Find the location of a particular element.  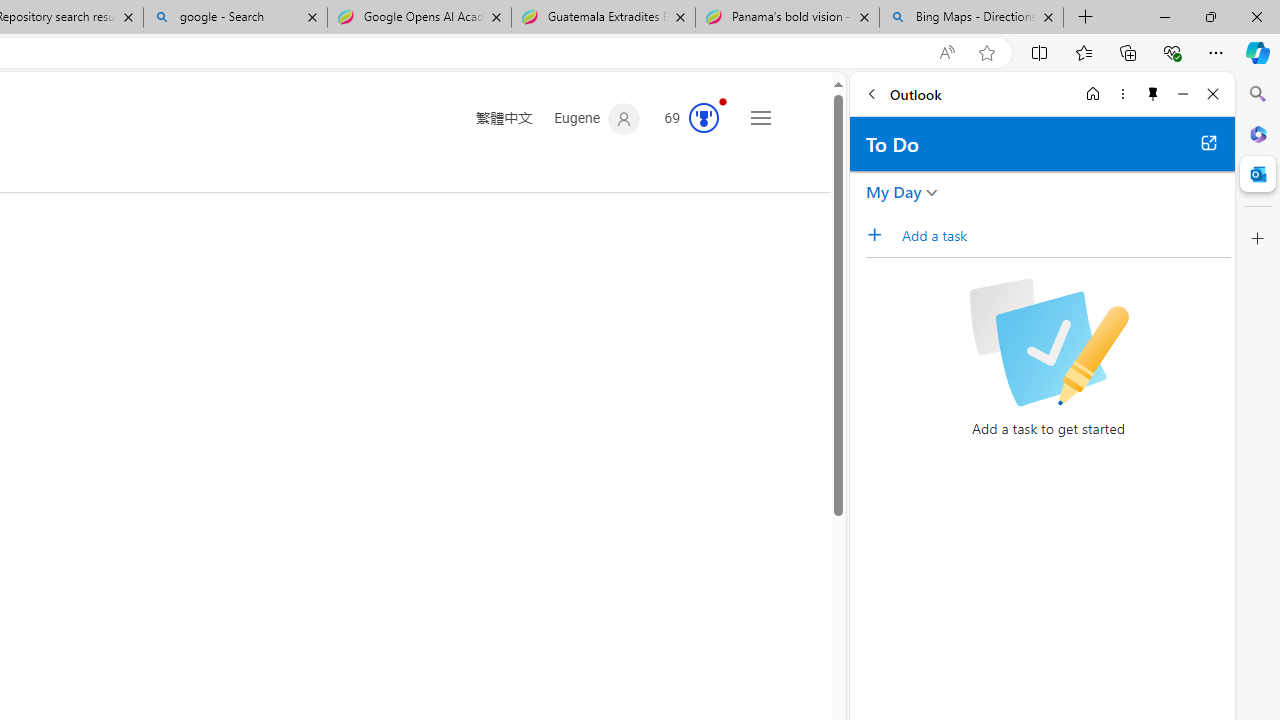

'Animation' is located at coordinates (722, 101).